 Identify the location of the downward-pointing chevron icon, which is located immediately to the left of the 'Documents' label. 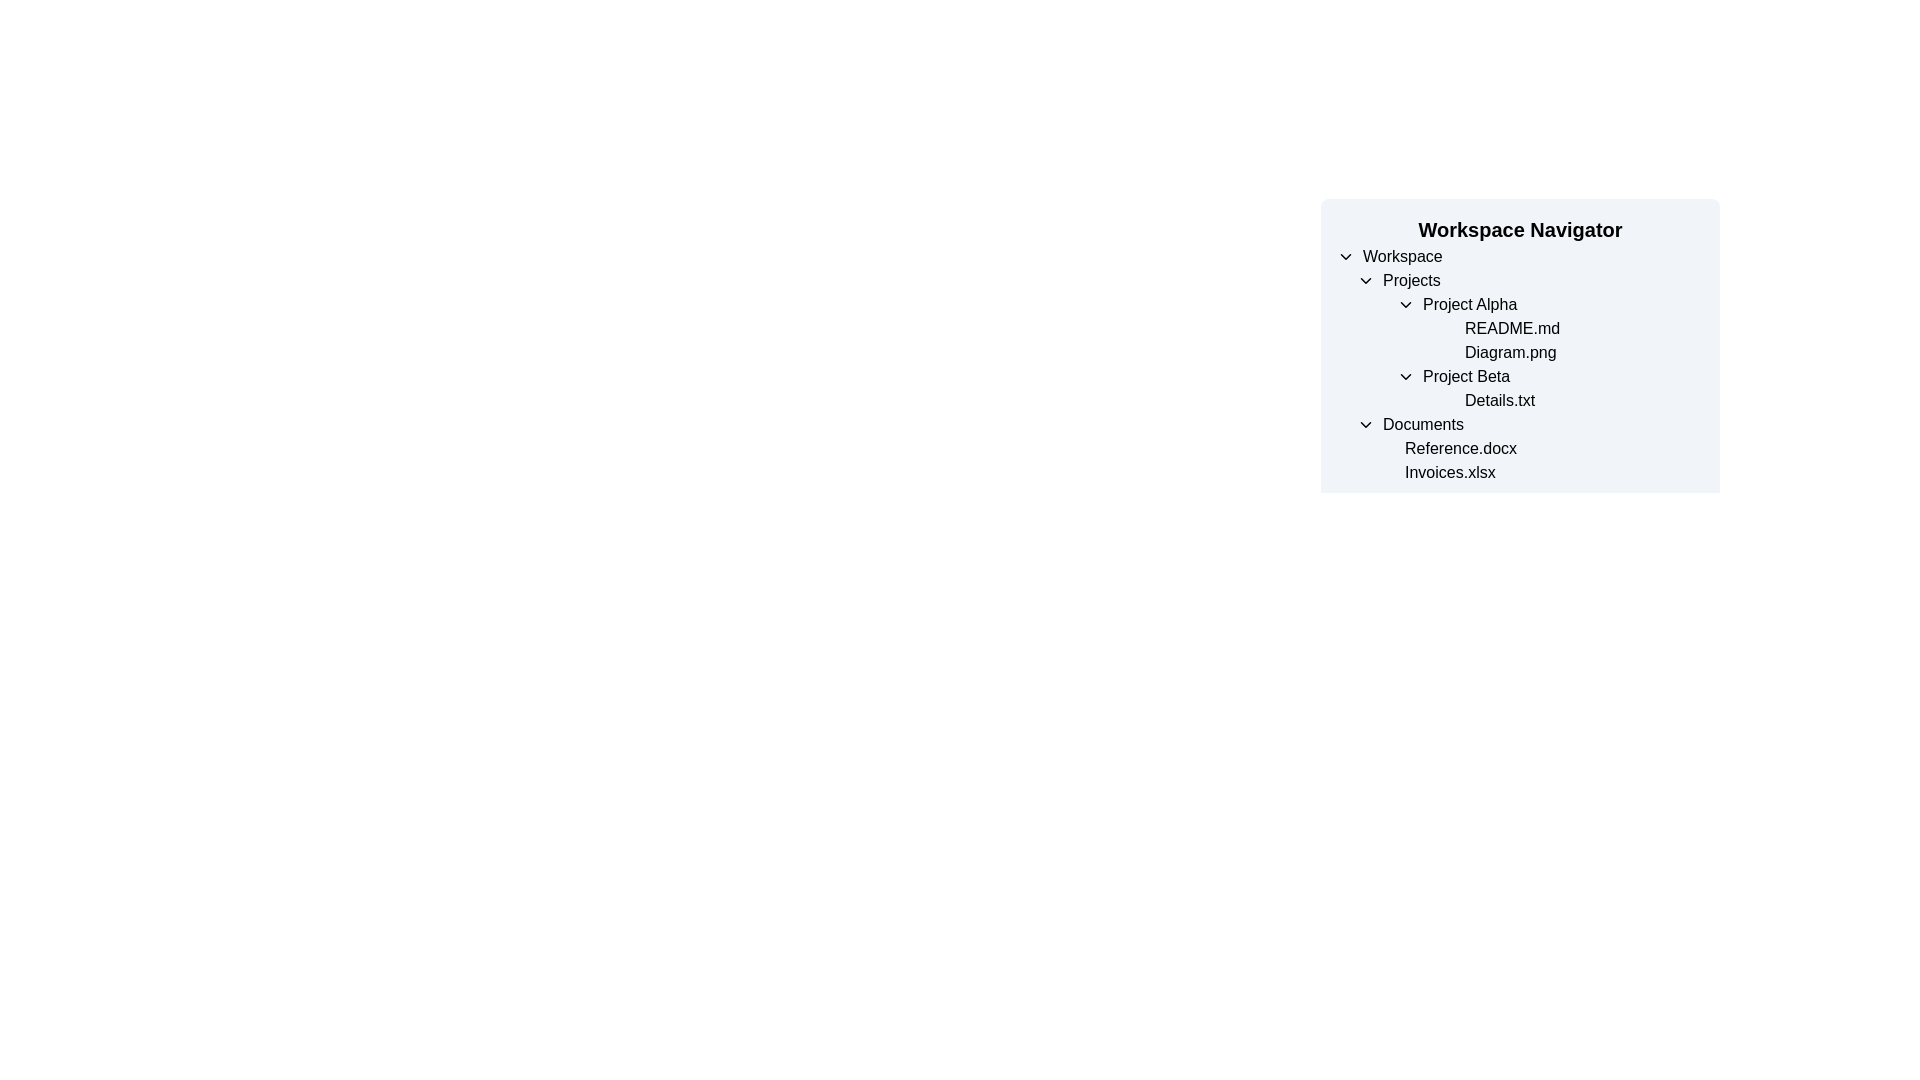
(1365, 423).